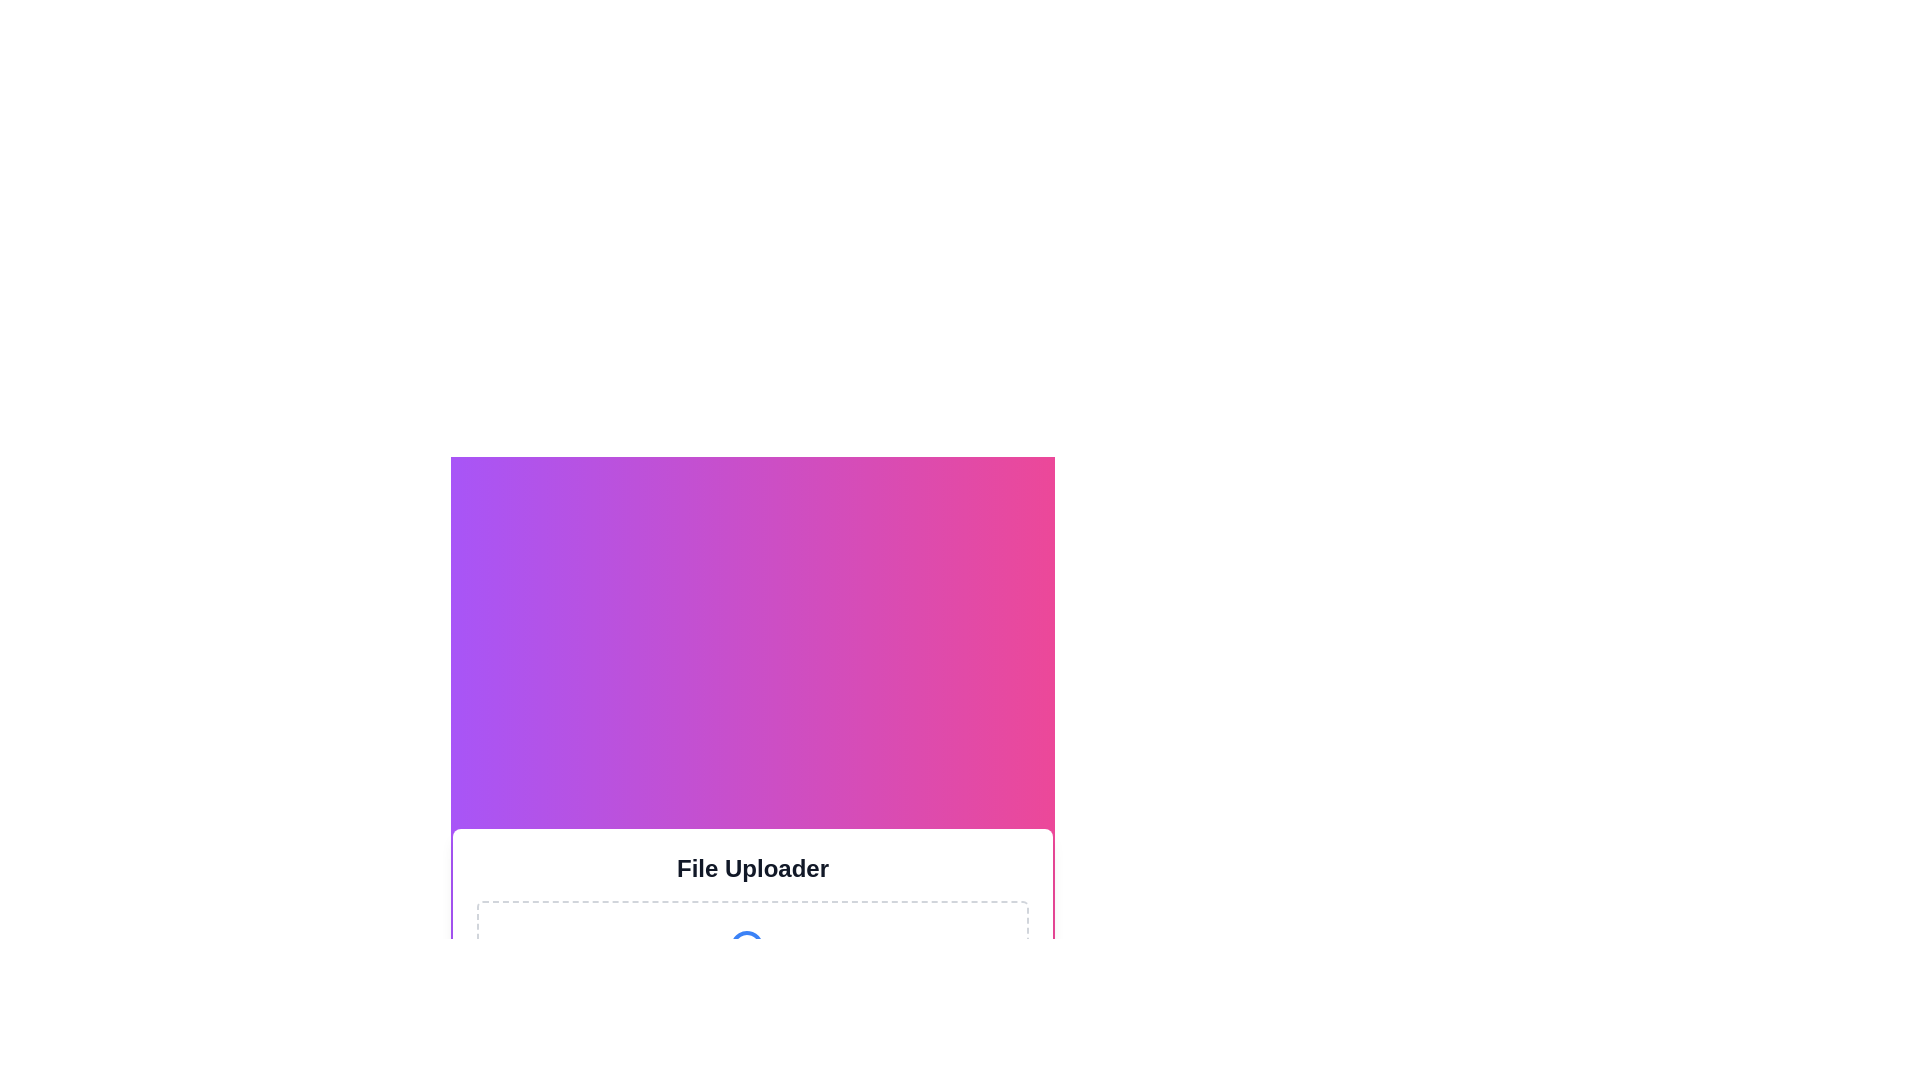  I want to click on the File upload placeholder located below the 'File Uploader' title to potentially reveal additional instructions or styles, so click(752, 970).